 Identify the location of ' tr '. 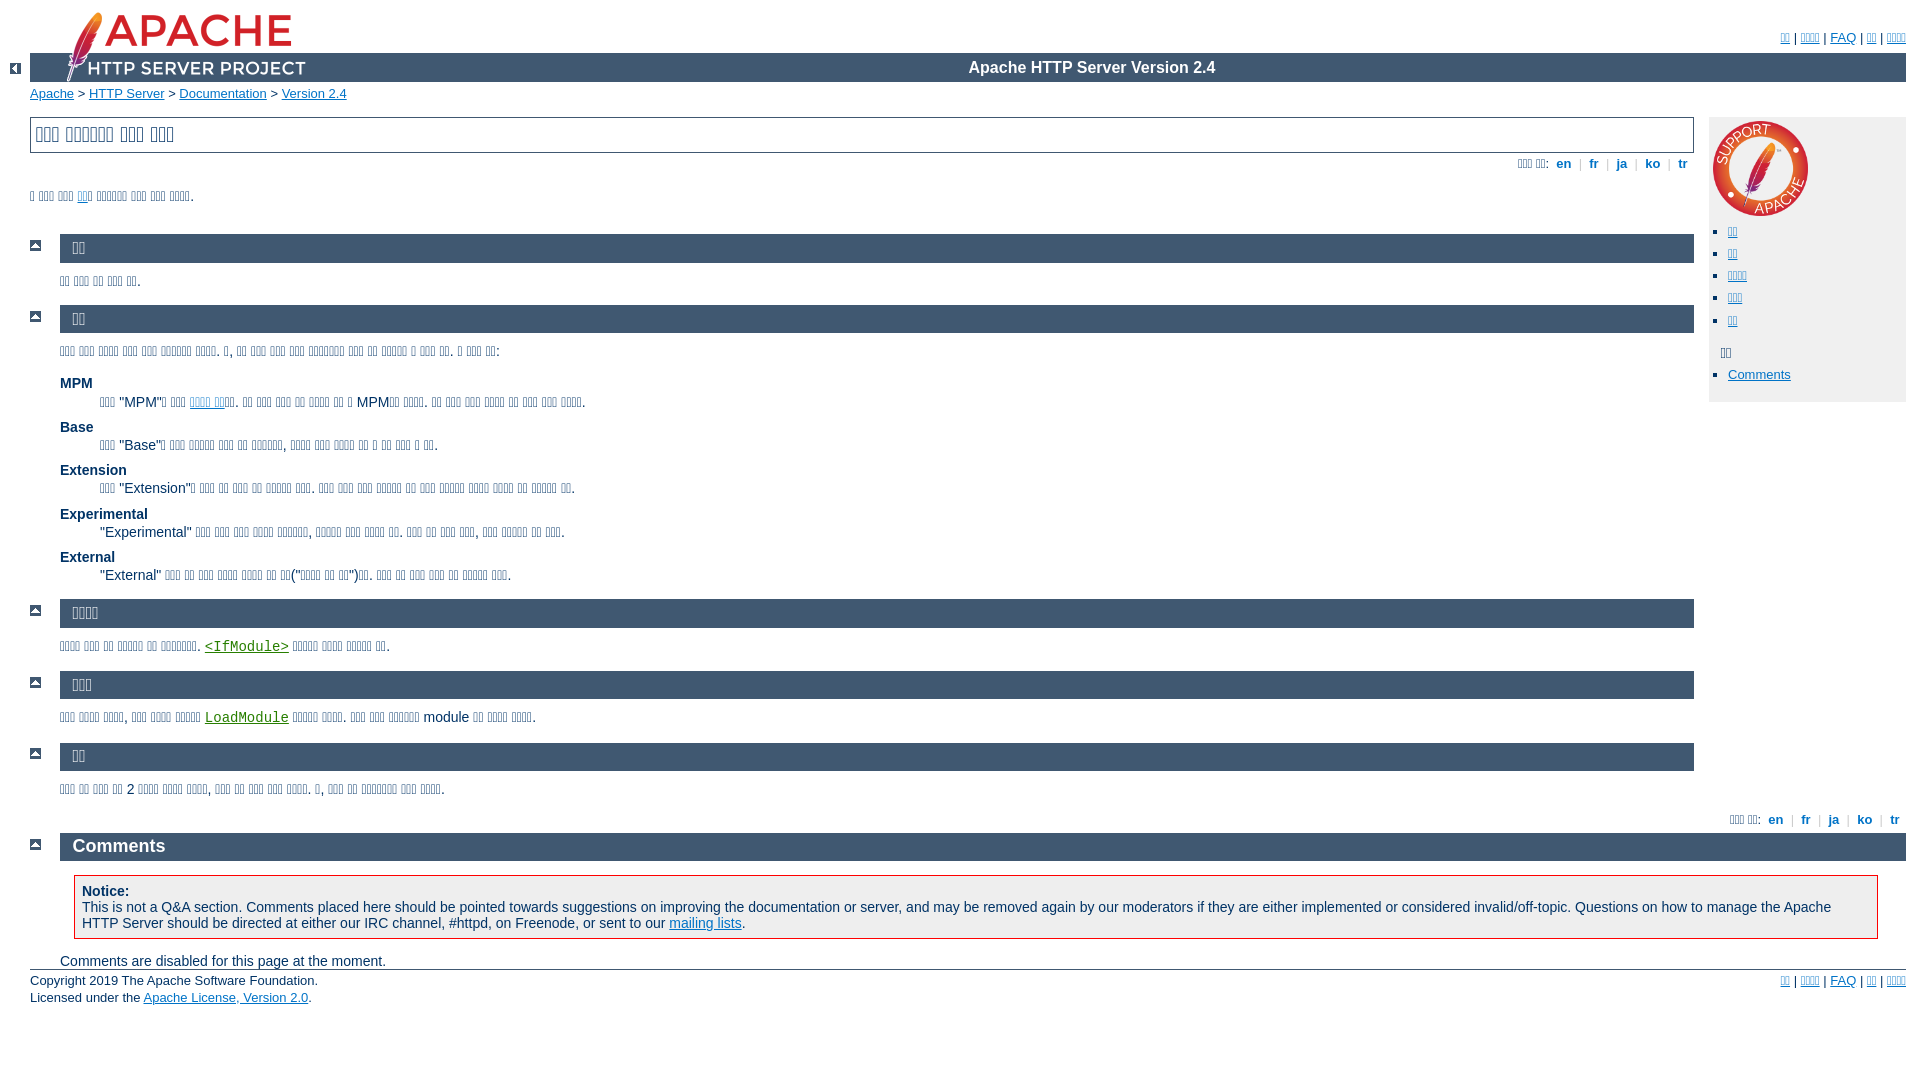
(1682, 162).